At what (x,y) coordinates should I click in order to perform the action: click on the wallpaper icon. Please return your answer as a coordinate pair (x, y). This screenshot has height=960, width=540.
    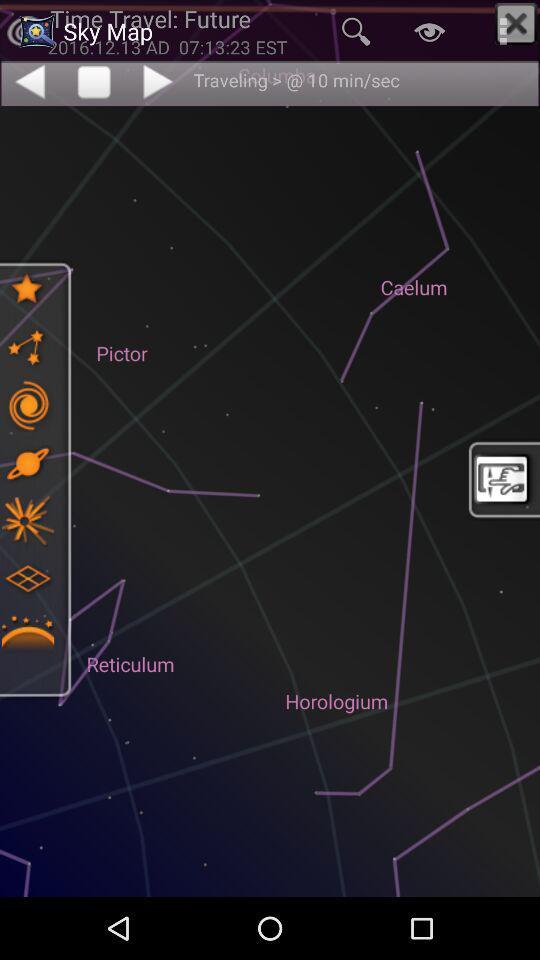
    Looking at the image, I should click on (502, 479).